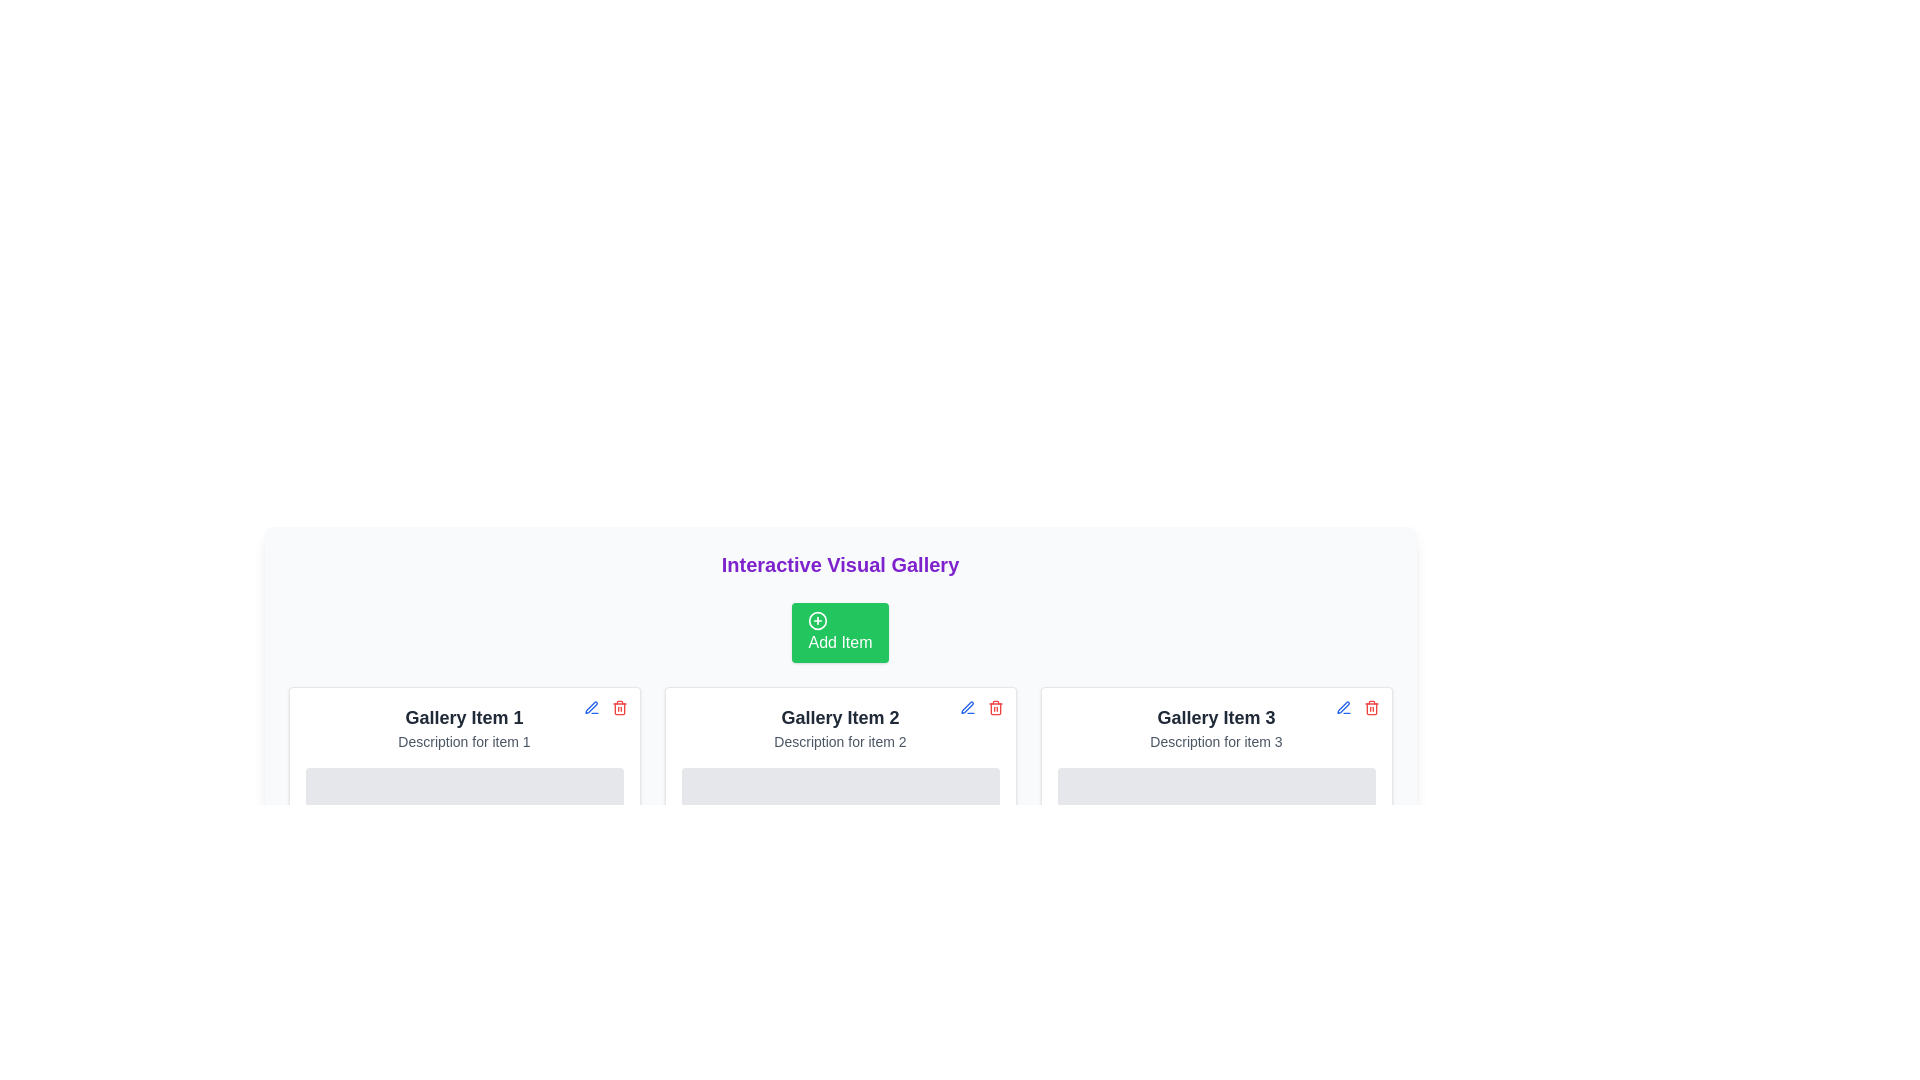 Image resolution: width=1920 pixels, height=1080 pixels. Describe the element at coordinates (1357, 707) in the screenshot. I see `the red trash icon in the top-right corner of the third gallery box labeled 'Gallery Item 3'` at that location.